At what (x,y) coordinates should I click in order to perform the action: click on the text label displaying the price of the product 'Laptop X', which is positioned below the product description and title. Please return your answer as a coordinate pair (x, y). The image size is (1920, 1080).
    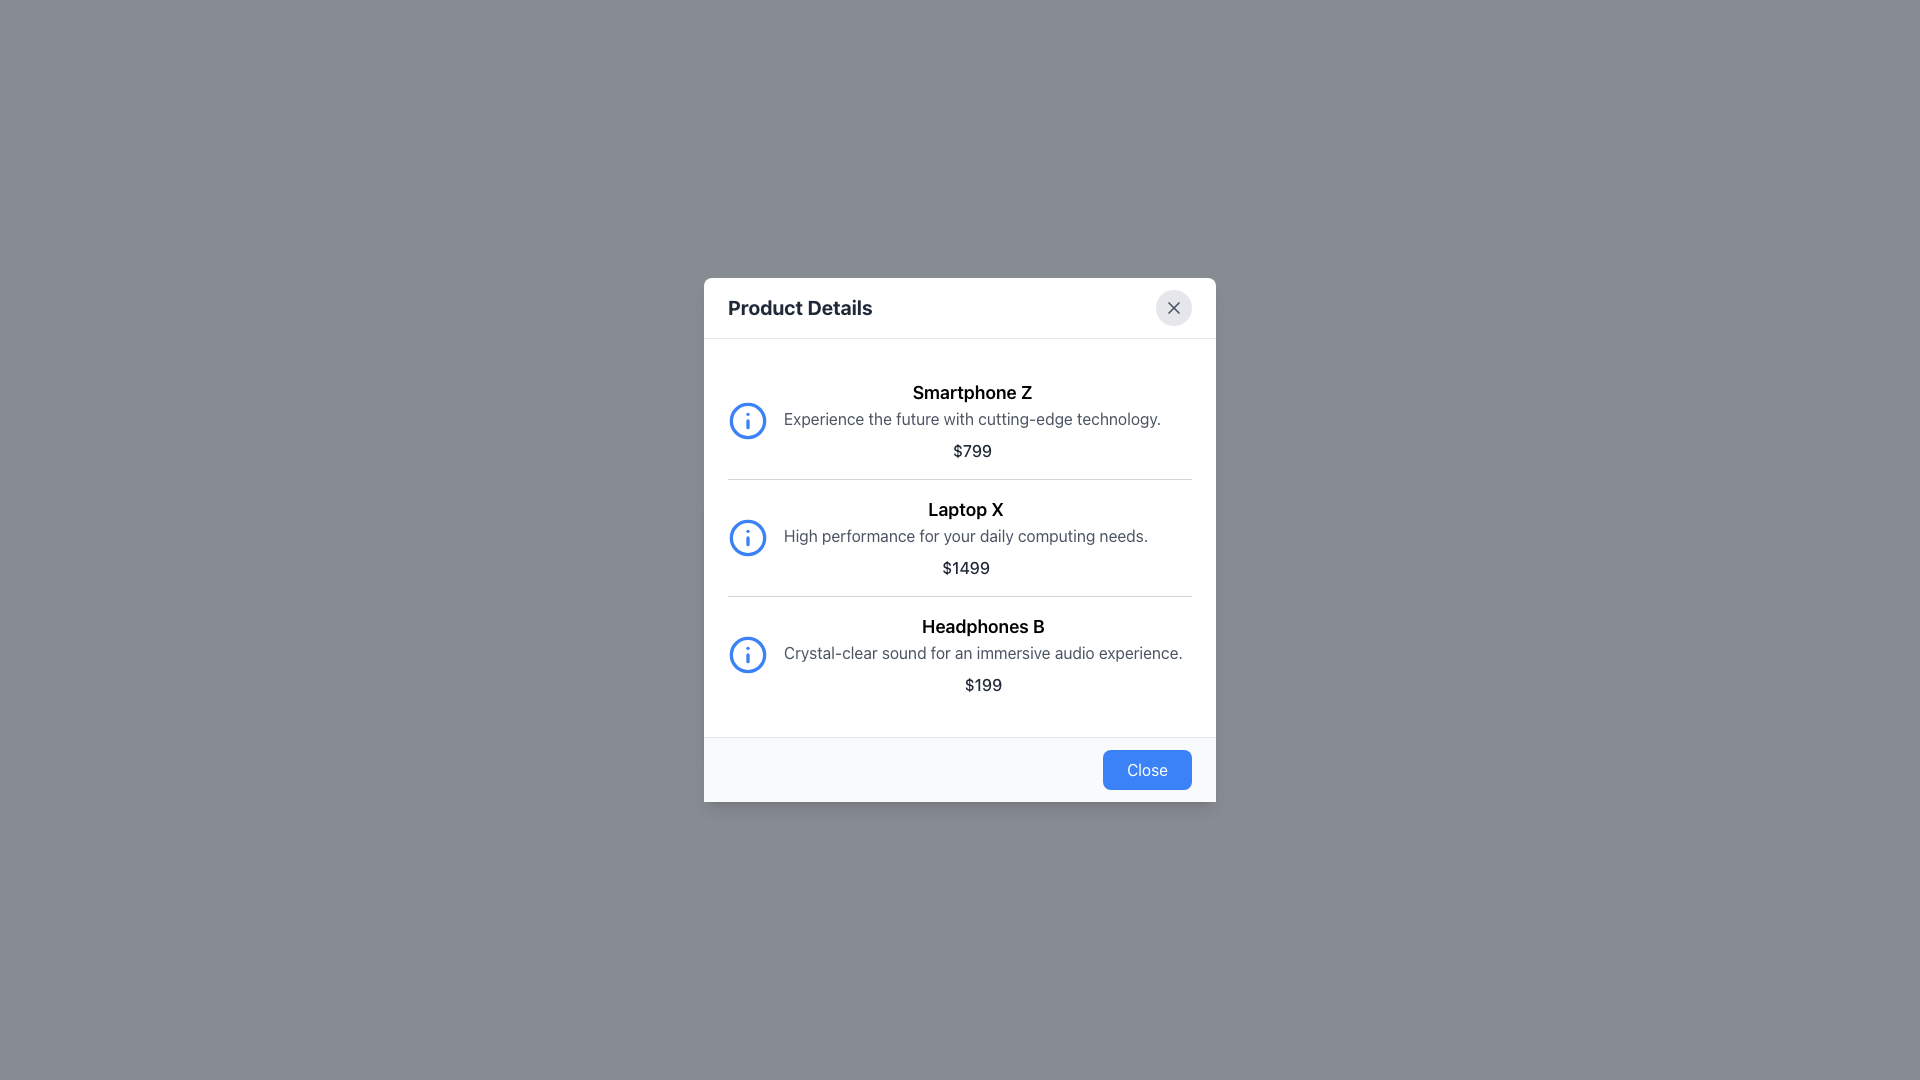
    Looking at the image, I should click on (966, 567).